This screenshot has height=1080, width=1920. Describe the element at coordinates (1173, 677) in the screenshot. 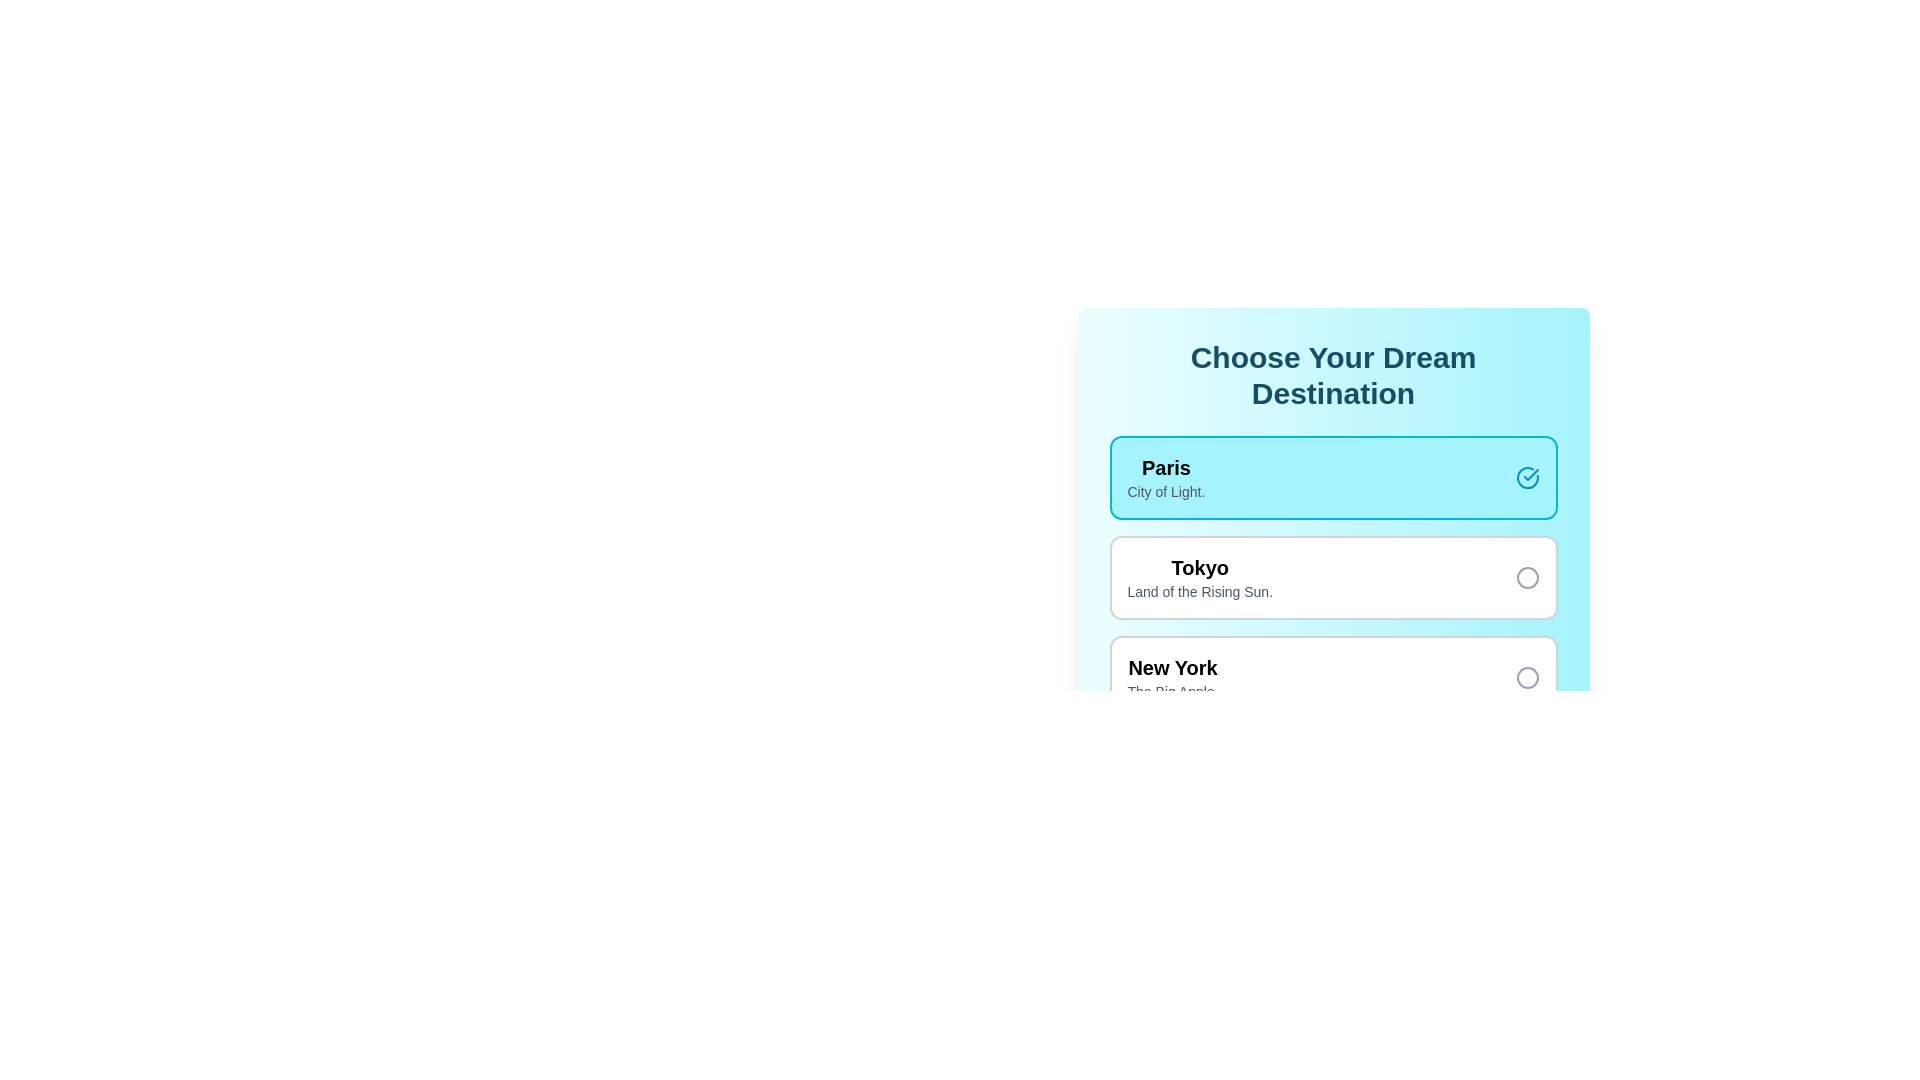

I see `displayed text of the textual label for the city 'New York,' which is the last item in the selectable destination list, located below the 'Tokyo' option` at that location.